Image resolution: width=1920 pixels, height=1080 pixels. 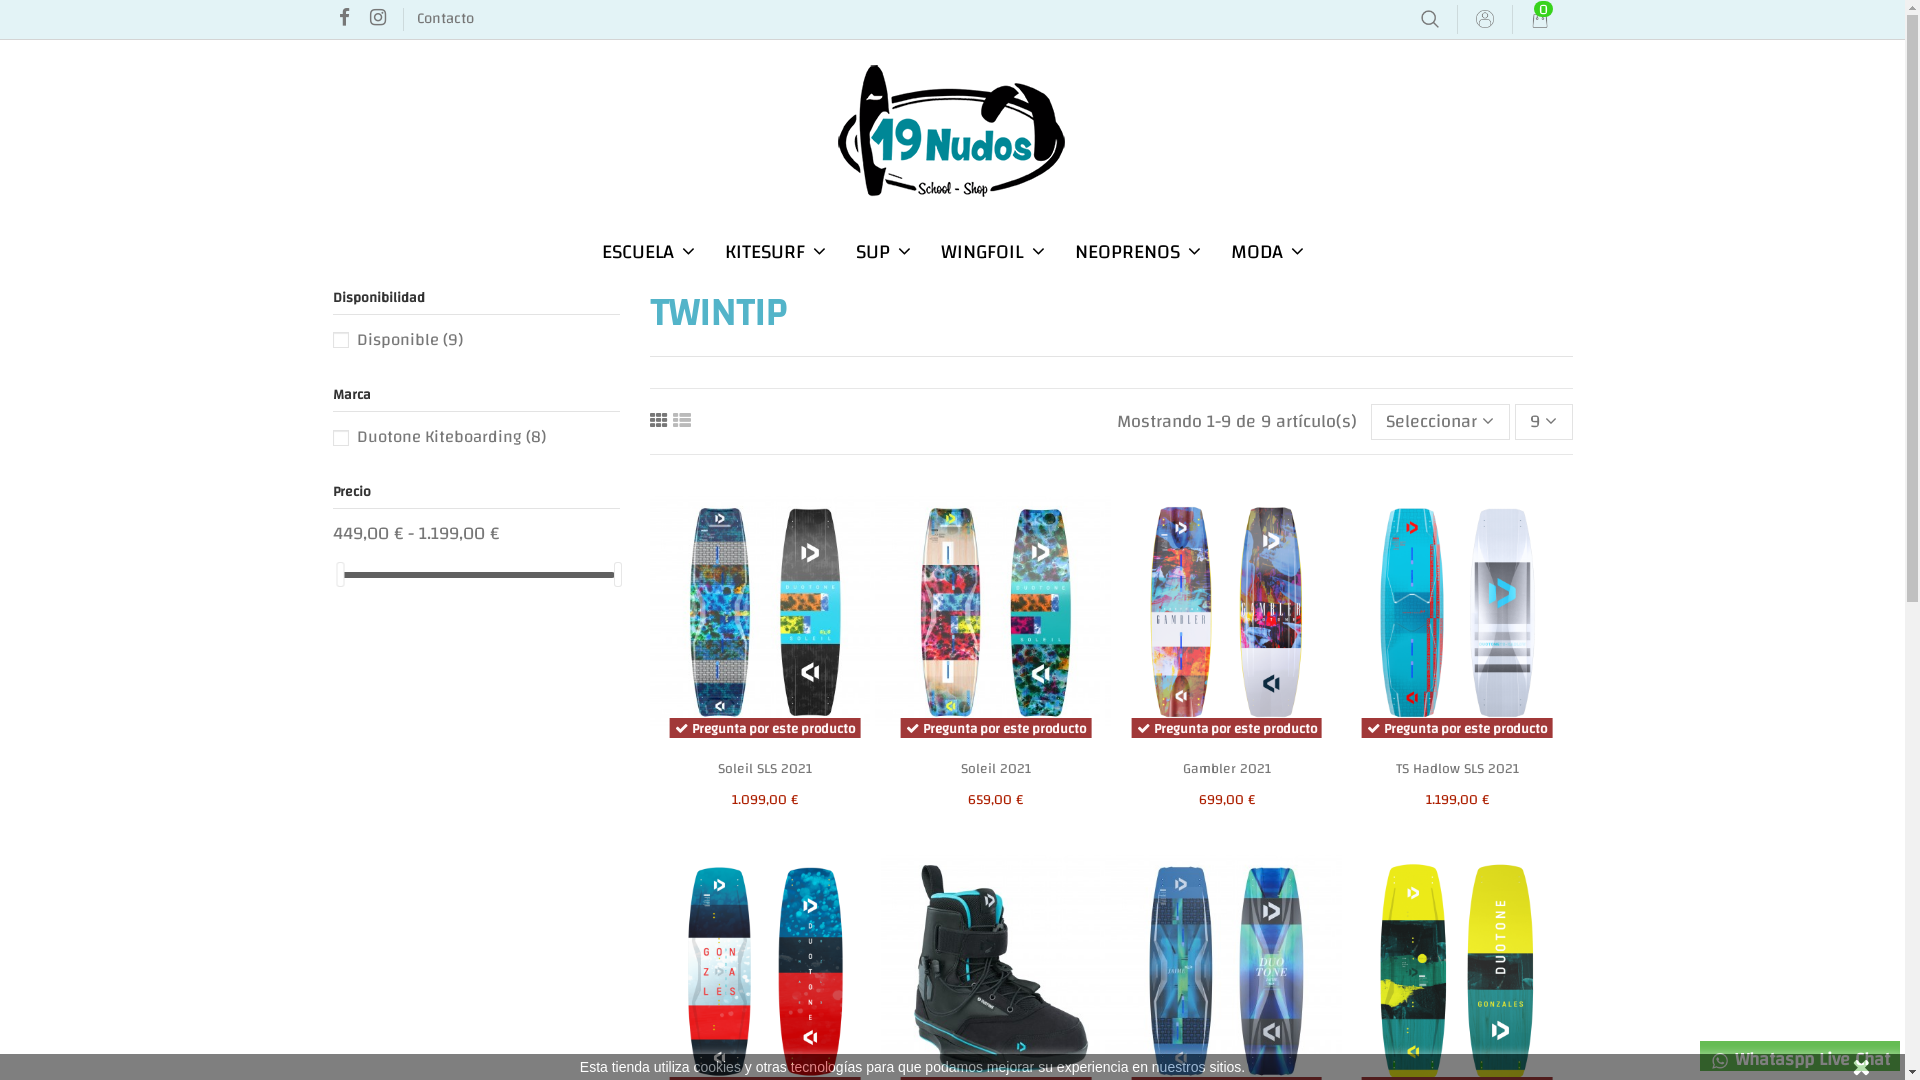 What do you see at coordinates (1137, 251) in the screenshot?
I see `'NEOPRENOS'` at bounding box center [1137, 251].